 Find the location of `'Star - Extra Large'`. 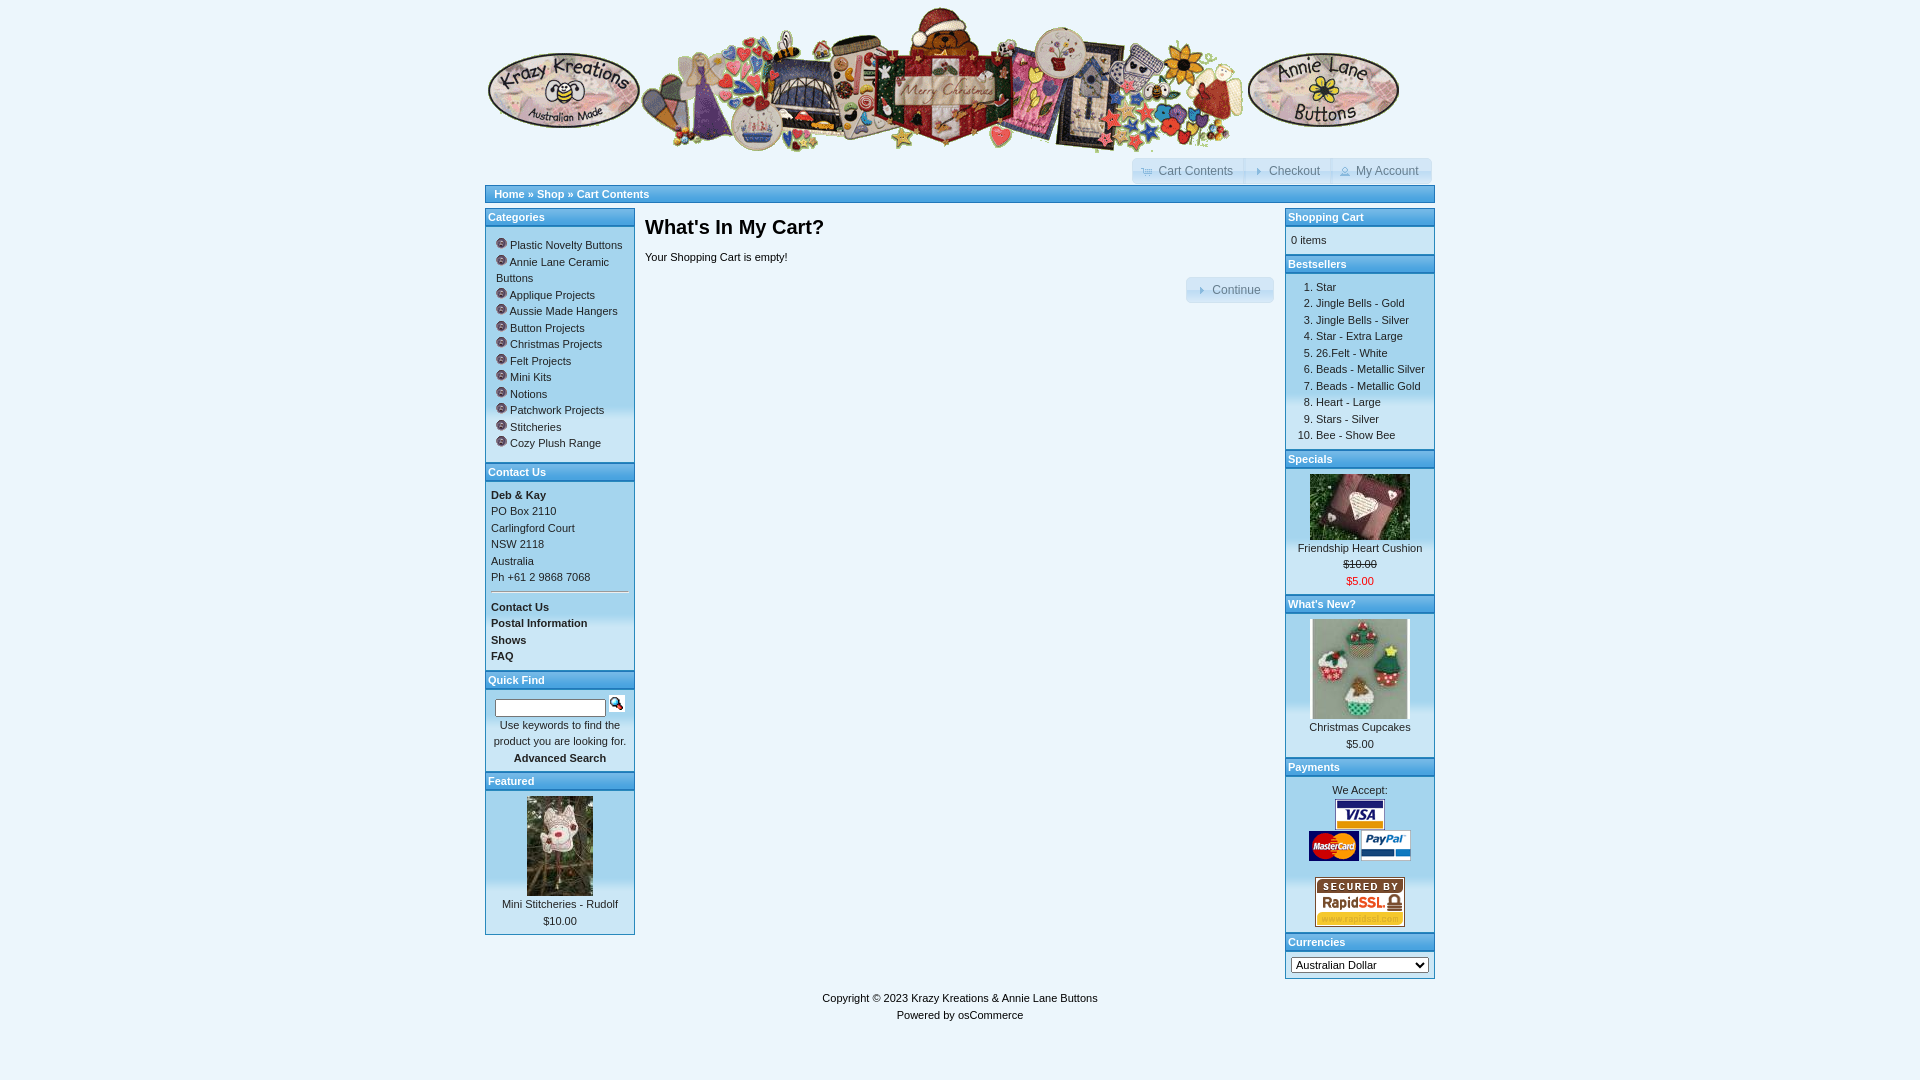

'Star - Extra Large' is located at coordinates (1359, 334).